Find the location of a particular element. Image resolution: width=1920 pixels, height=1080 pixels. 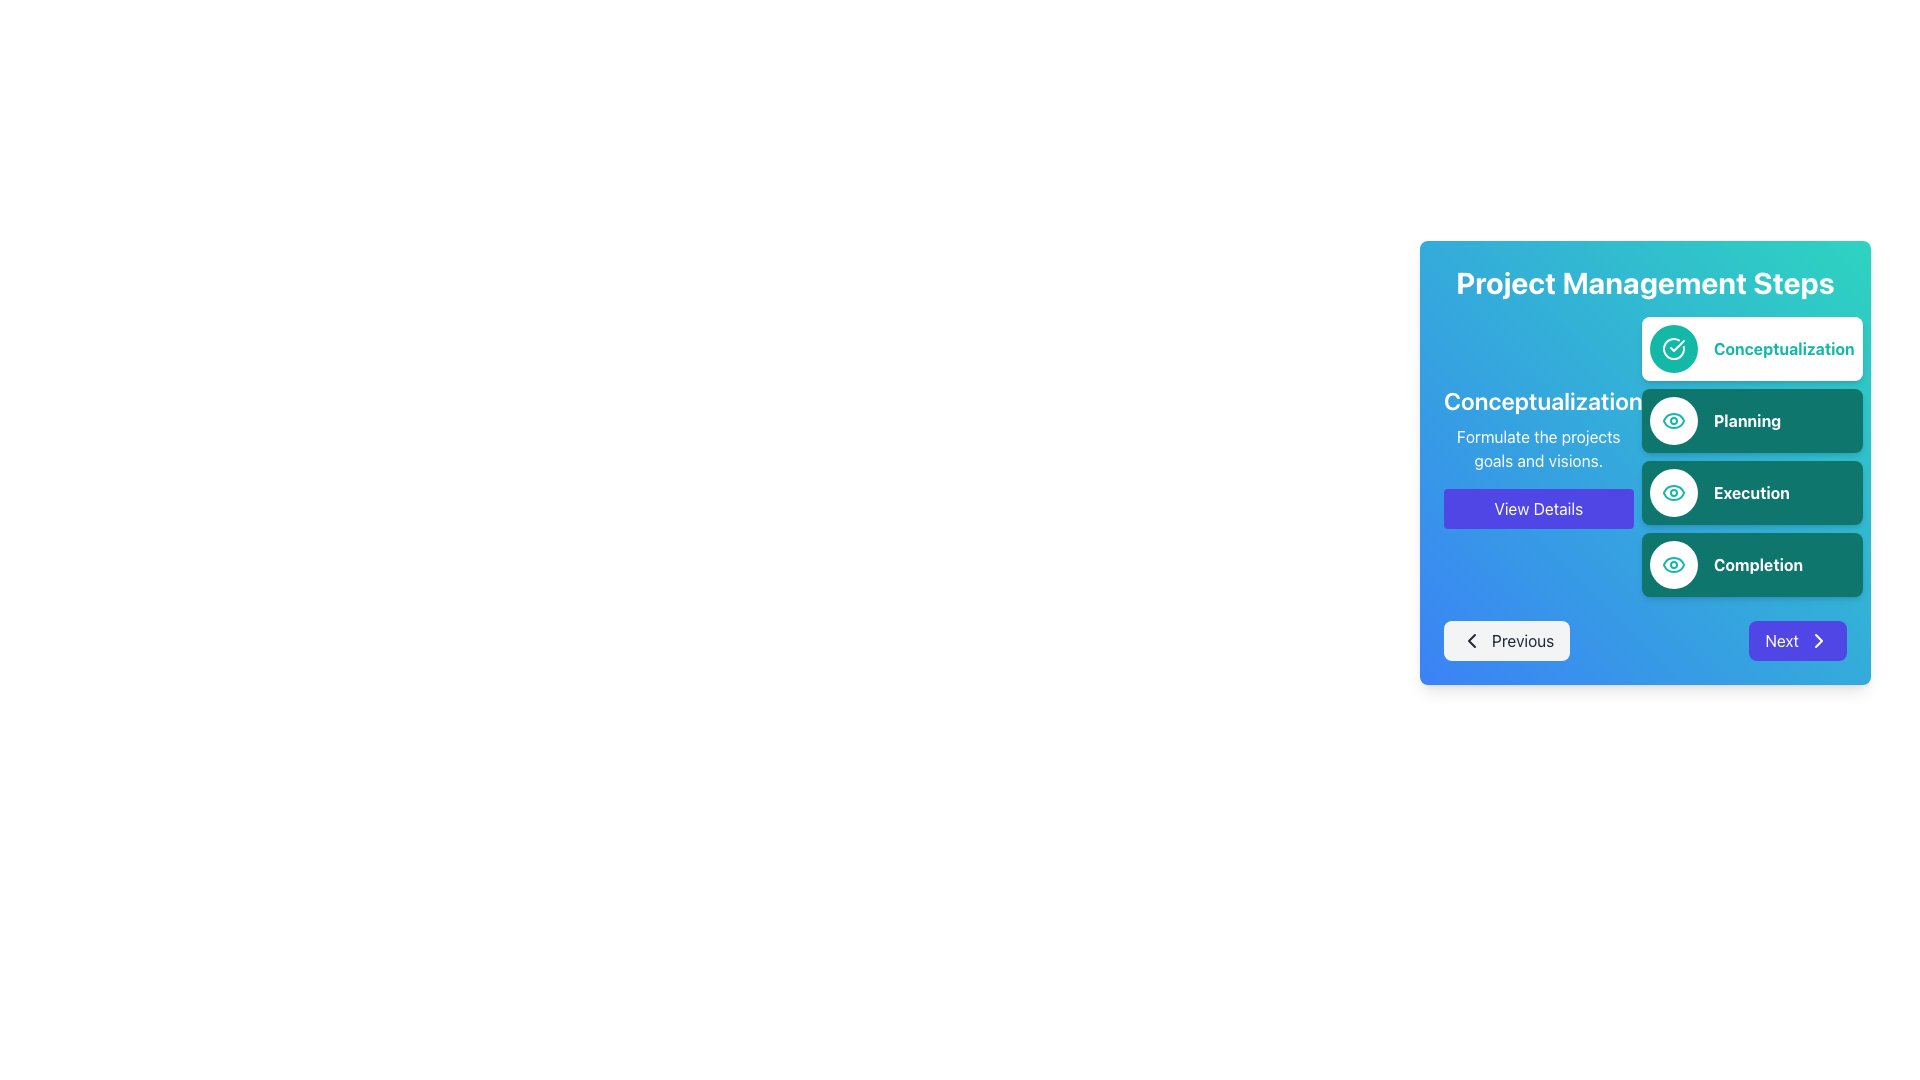

the 'Completion' button, which is a teal rectangular button with rounded corners located in the 'Project Management Steps' section is located at coordinates (1751, 564).